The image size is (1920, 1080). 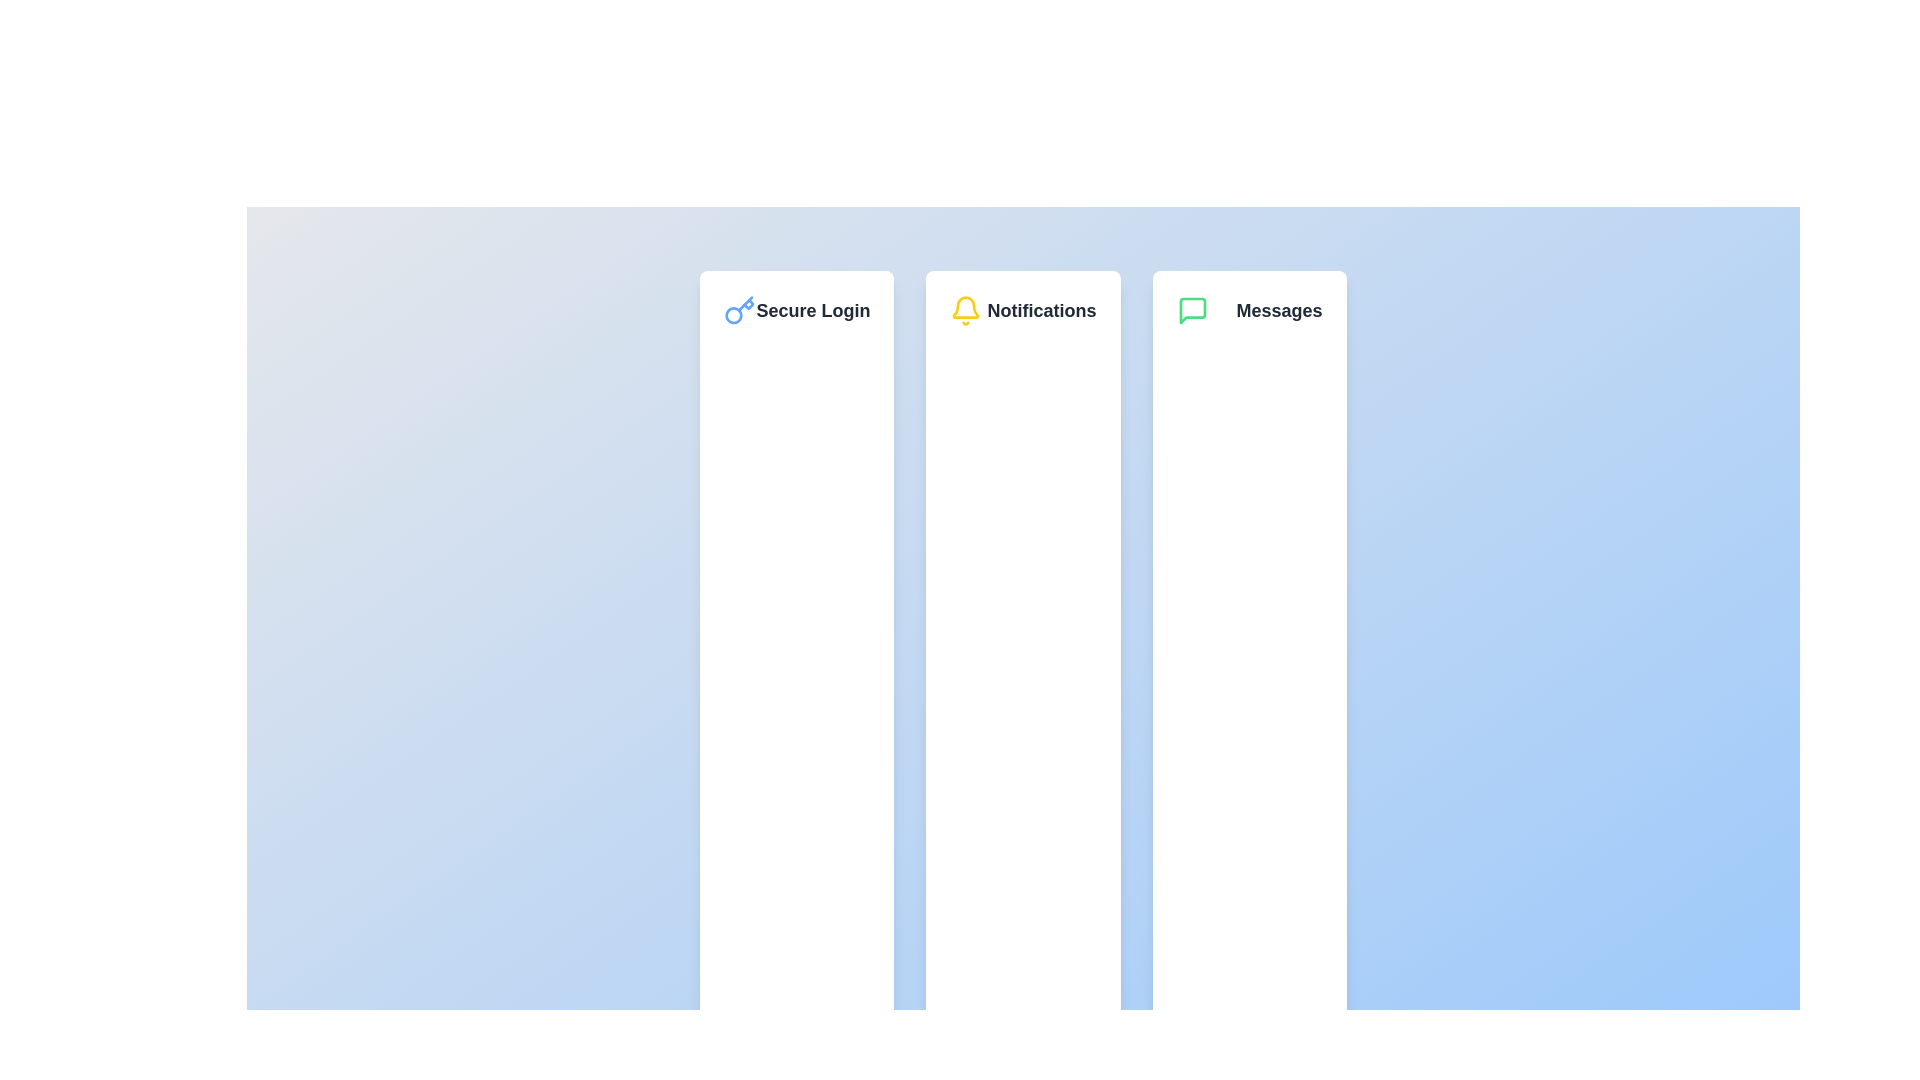 I want to click on the section header labeled 'Messages' which includes a green speech bubble icon and bold dark gray text, located at the upper-right corner of the third card layout, so click(x=1248, y=311).